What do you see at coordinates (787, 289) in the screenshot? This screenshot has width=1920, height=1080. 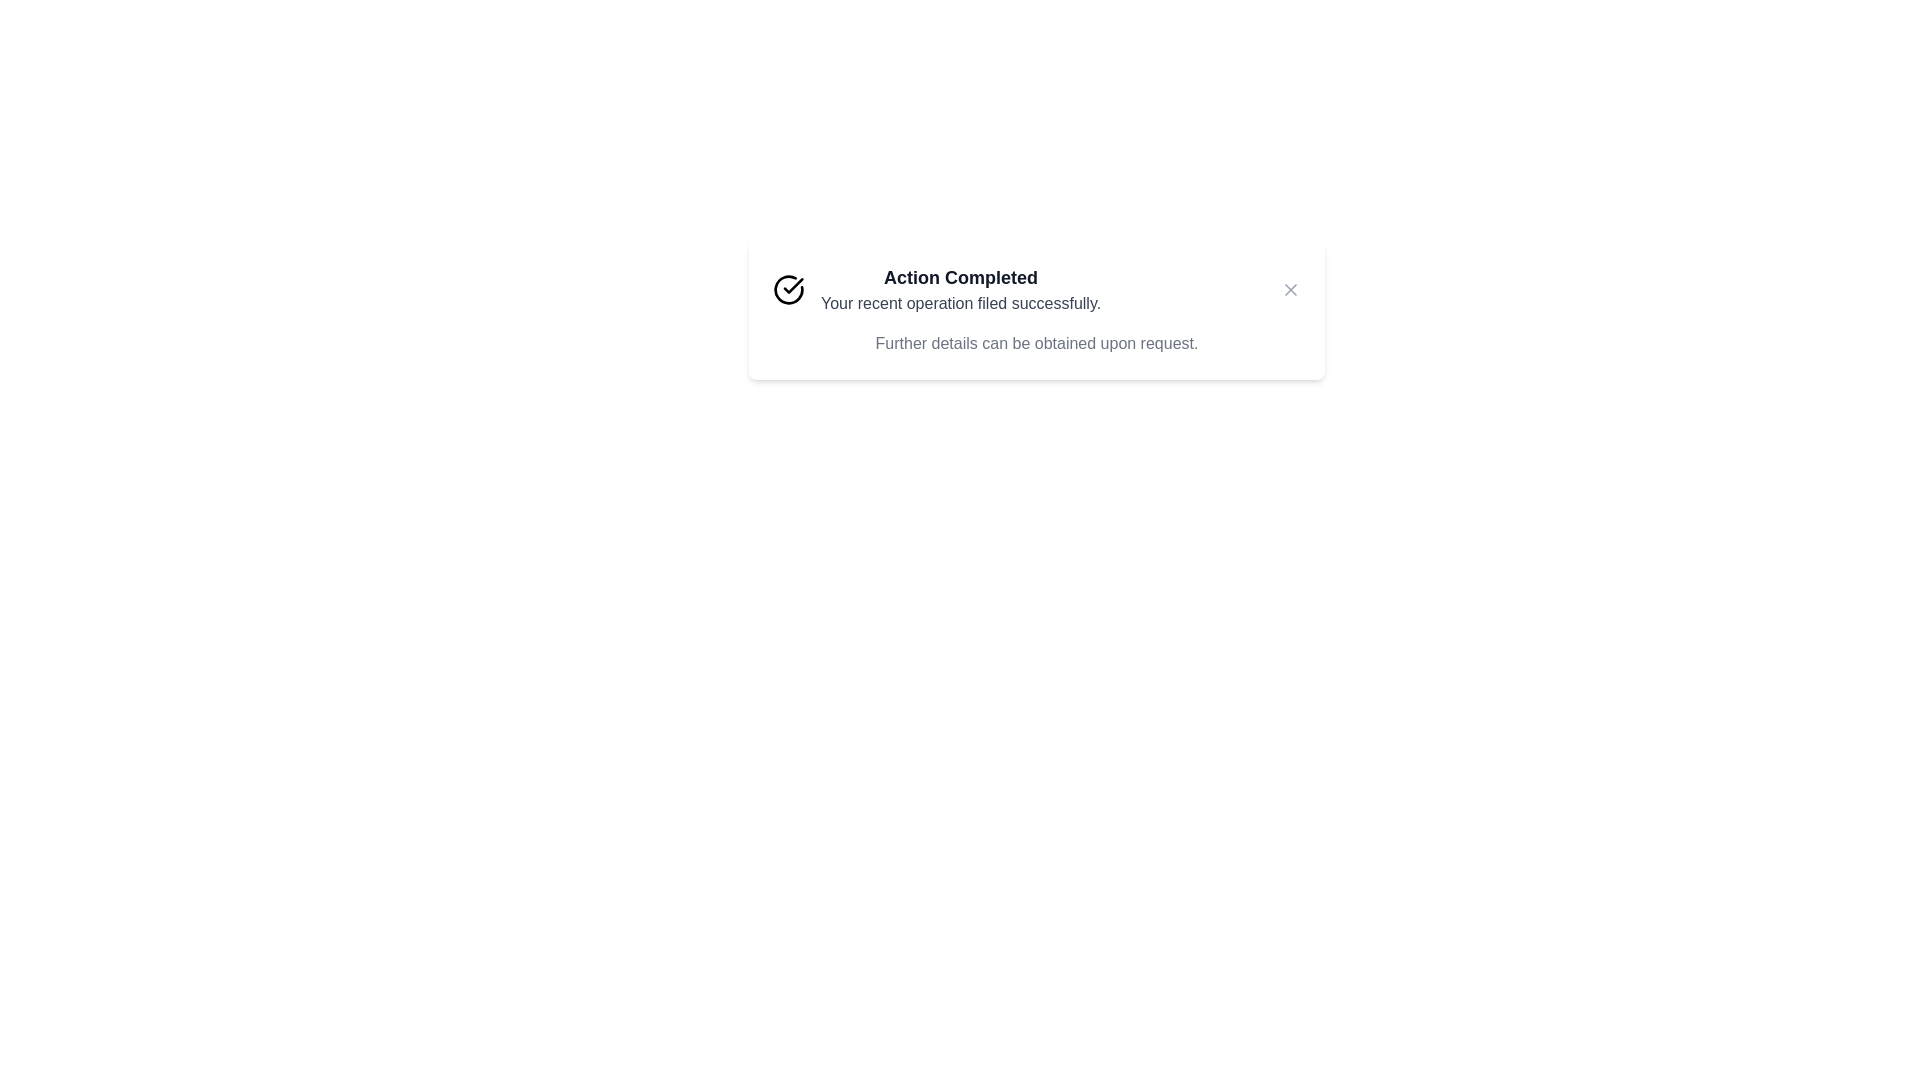 I see `the circular green icon with a checkmark inside, located at the top-left corner of the notification box, indicating a success message` at bounding box center [787, 289].